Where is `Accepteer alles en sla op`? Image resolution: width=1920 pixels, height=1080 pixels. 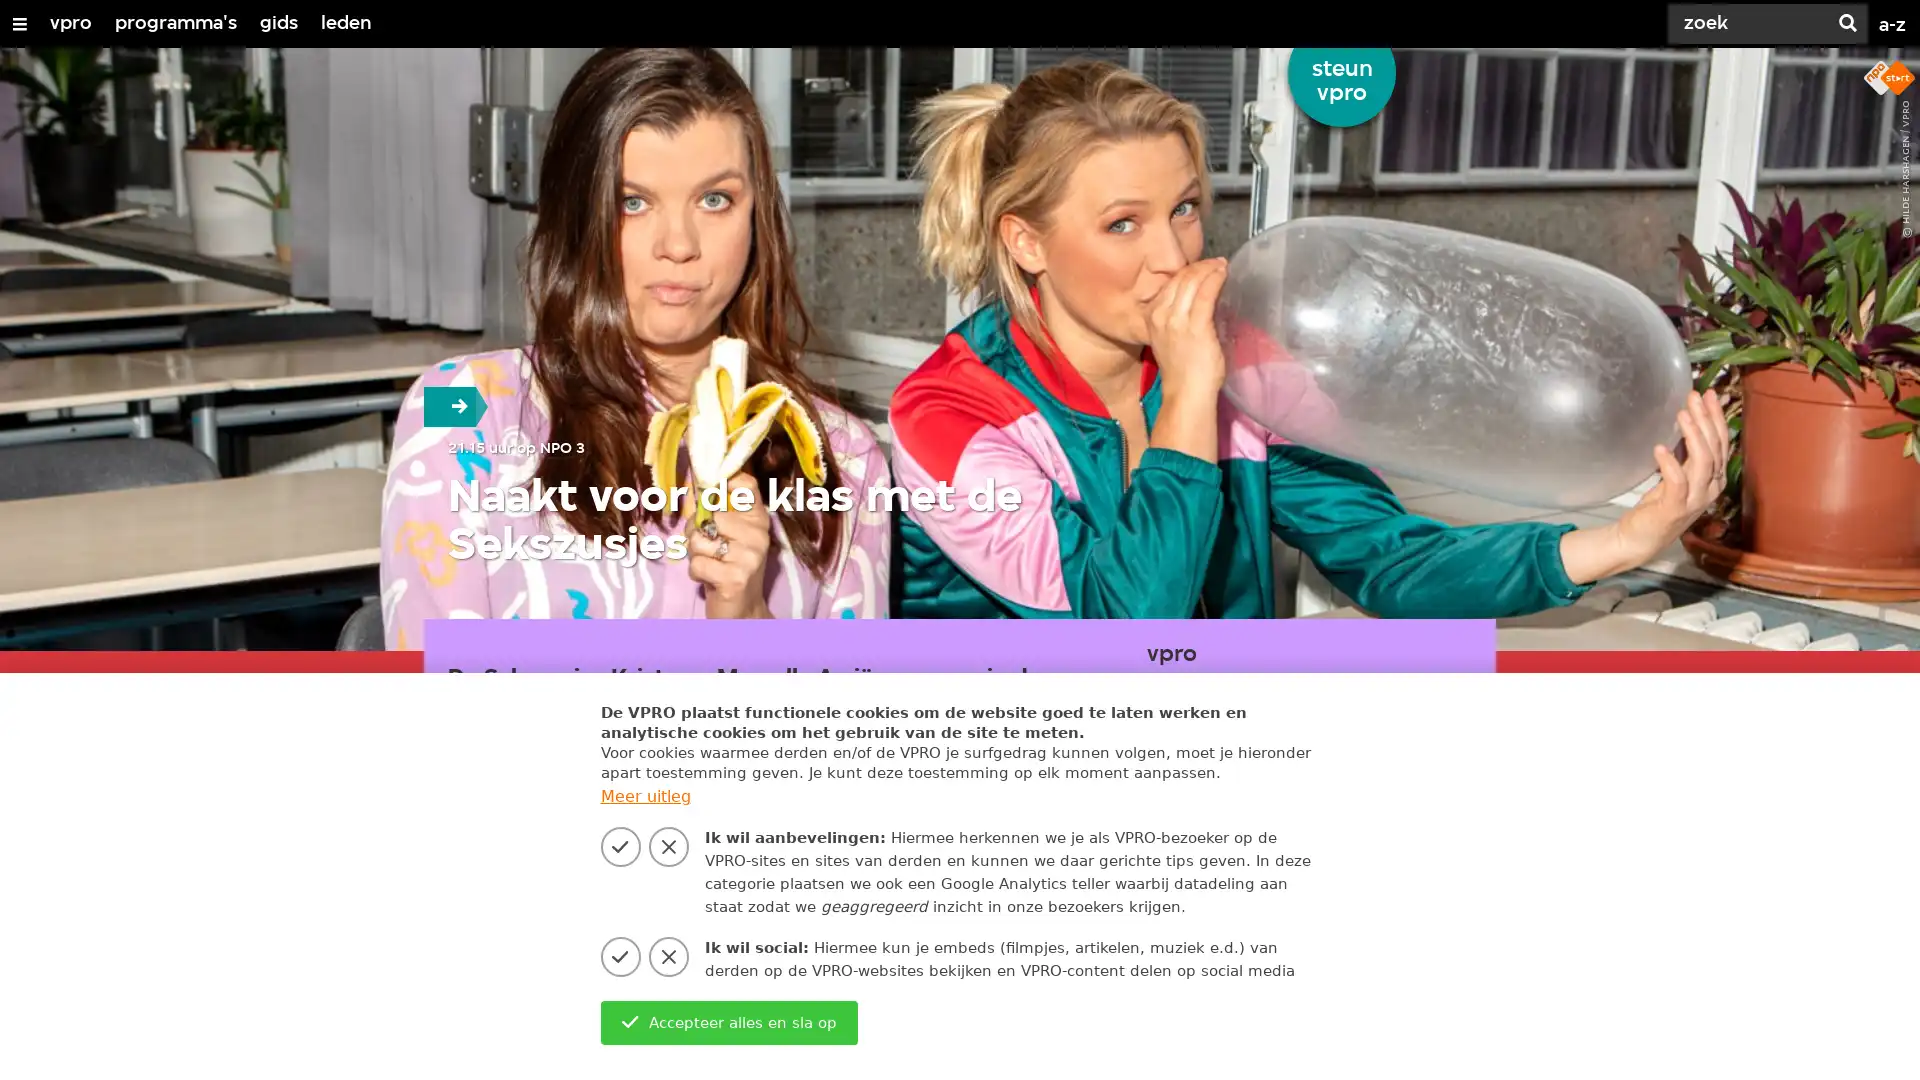
Accepteer alles en sla op is located at coordinates (727, 1022).